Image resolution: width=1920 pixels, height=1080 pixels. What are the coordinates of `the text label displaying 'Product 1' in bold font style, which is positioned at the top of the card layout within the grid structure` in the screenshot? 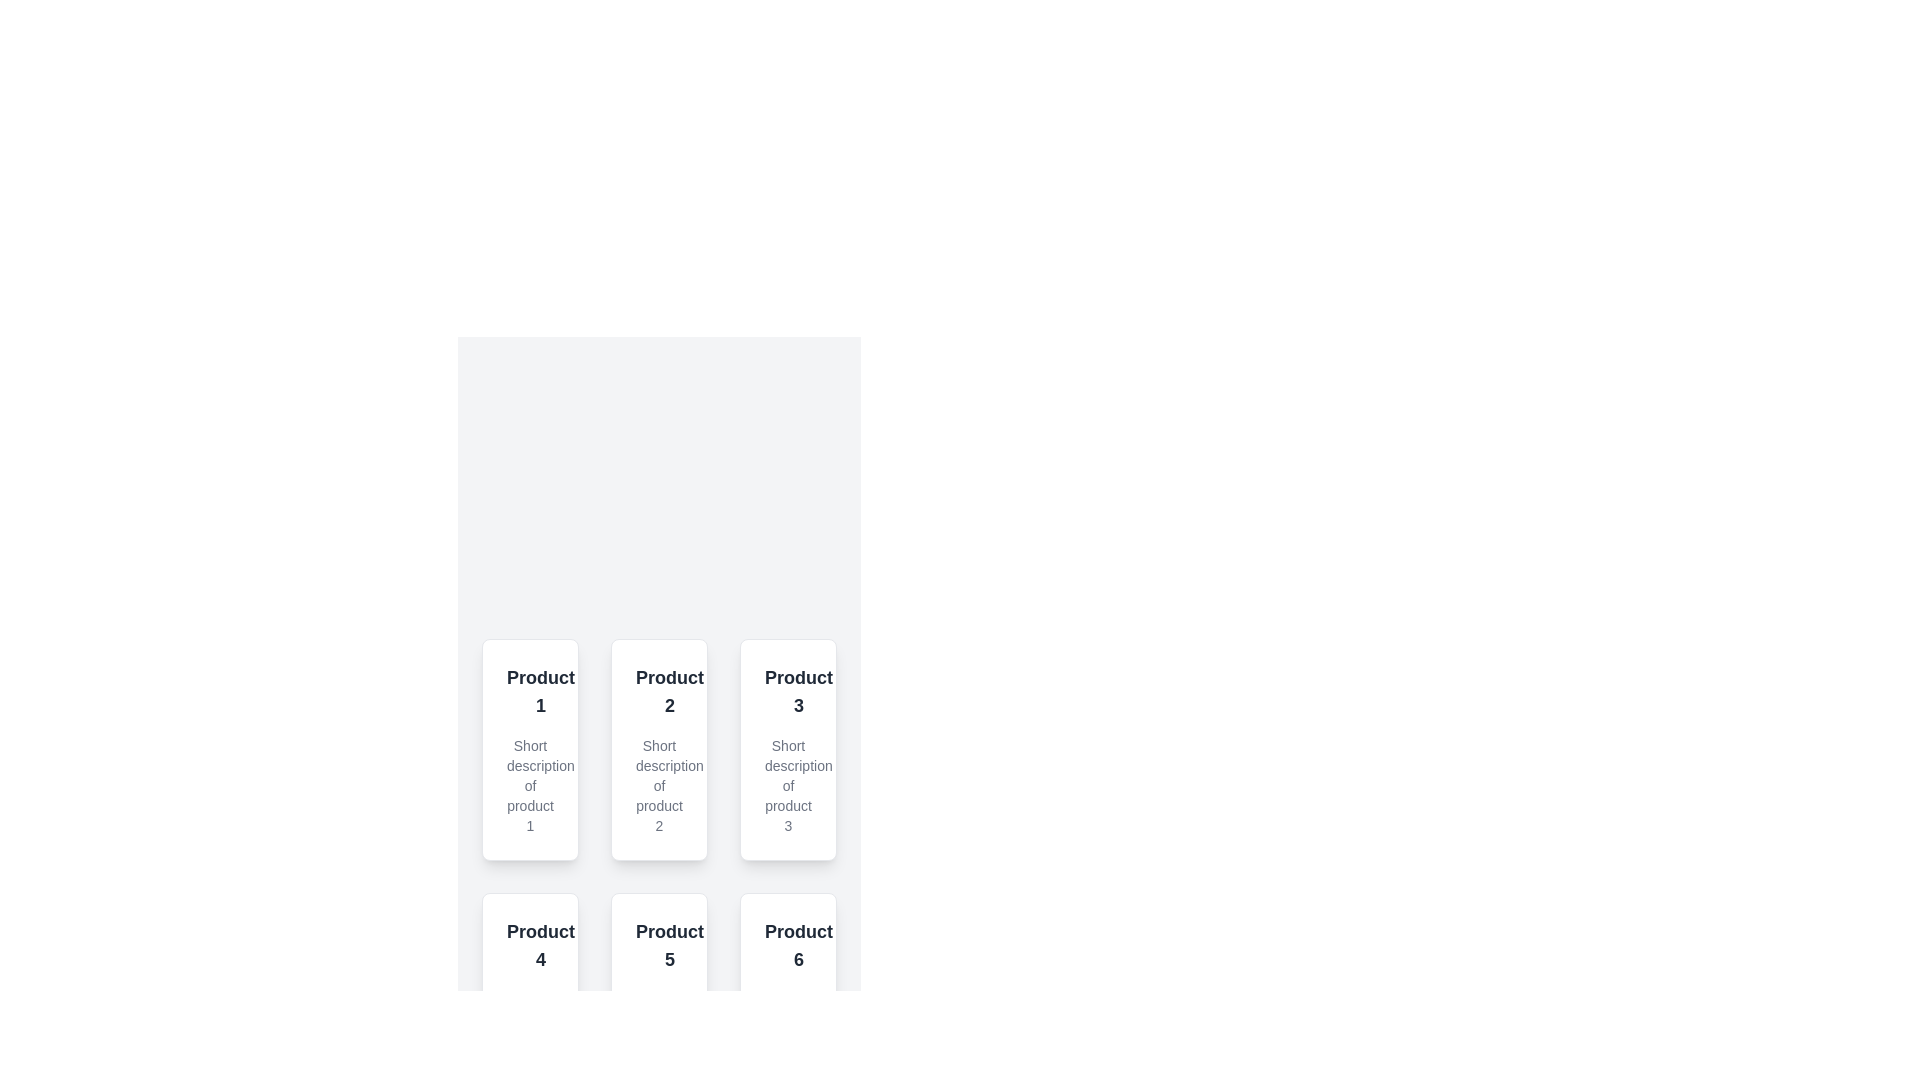 It's located at (530, 690).